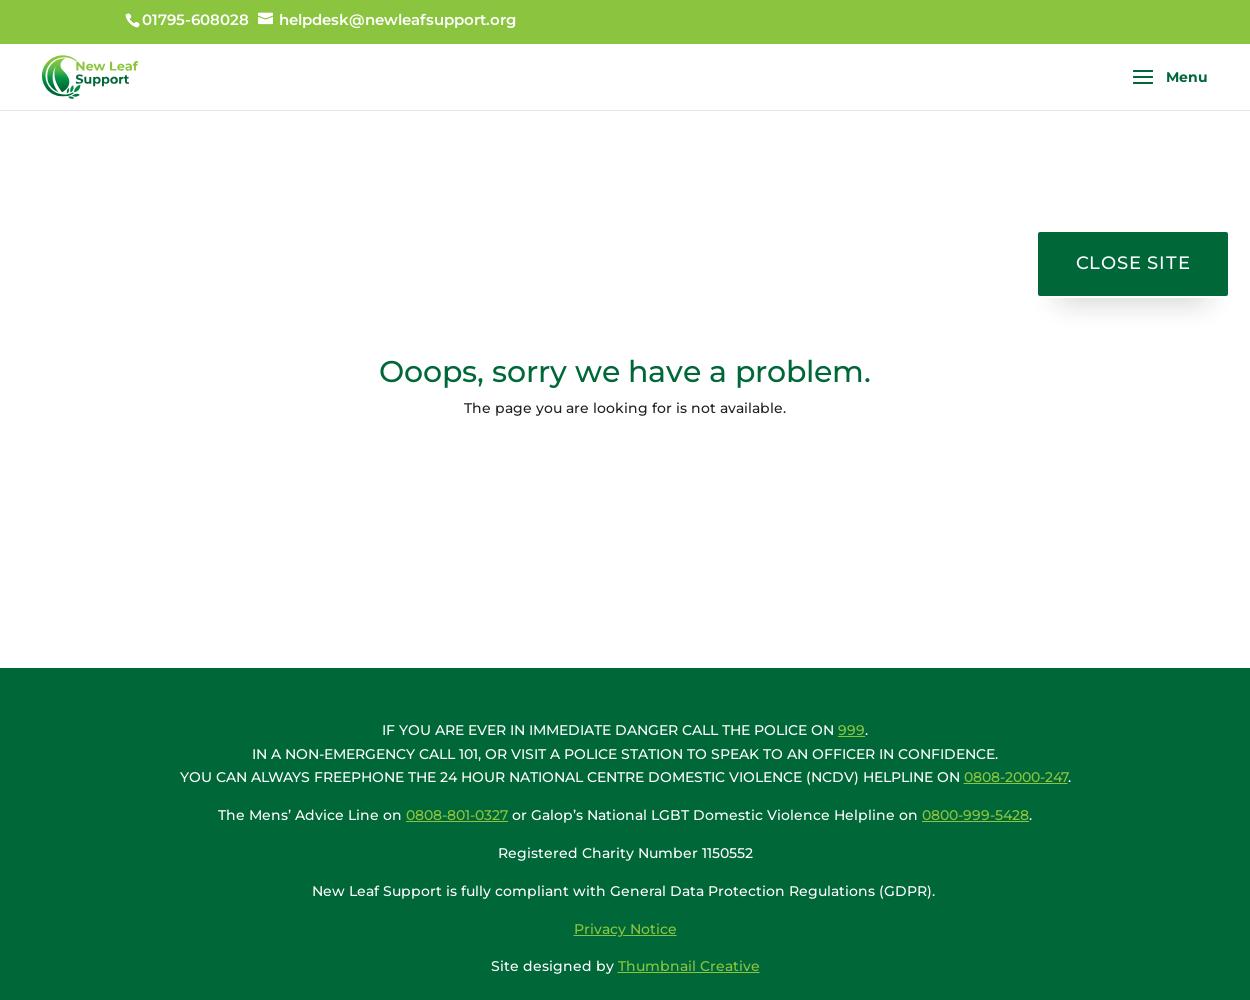  What do you see at coordinates (623, 928) in the screenshot?
I see `'Privacy Notice'` at bounding box center [623, 928].